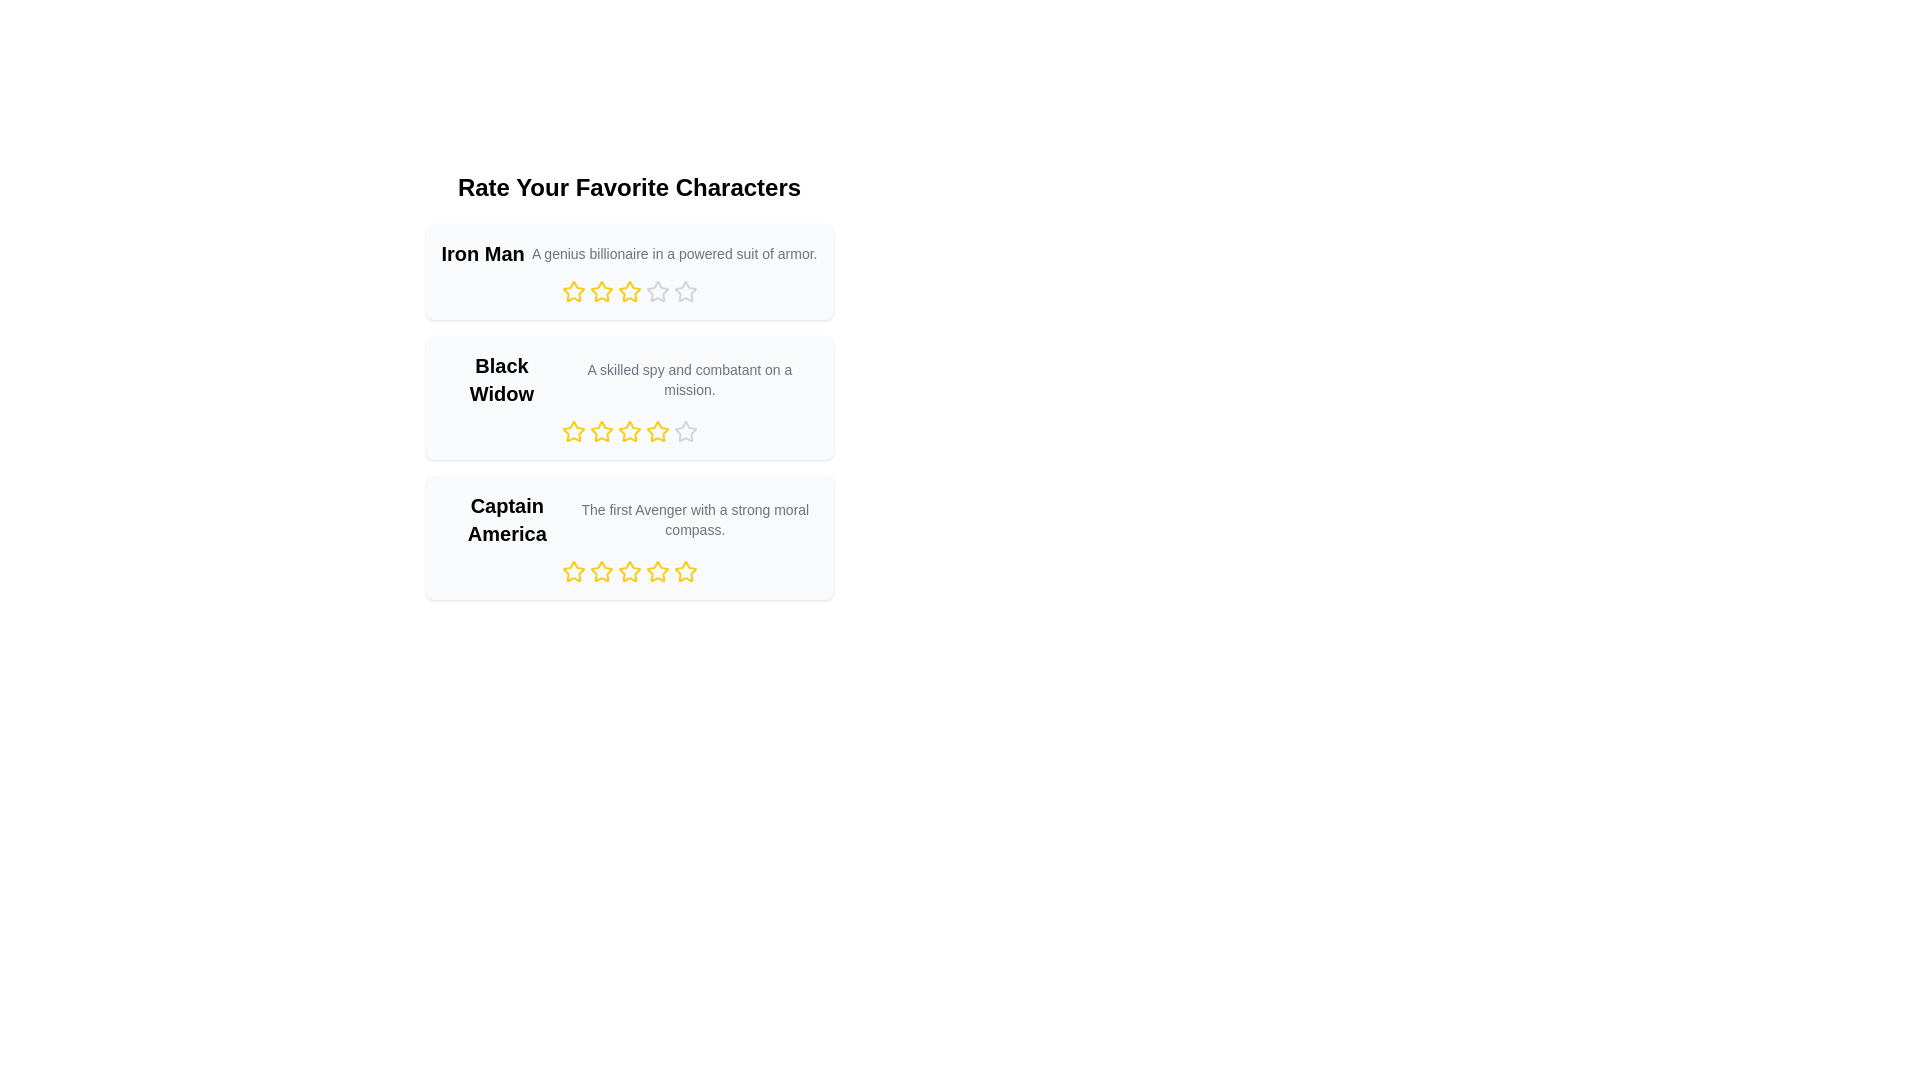 The width and height of the screenshot is (1920, 1080). Describe the element at coordinates (628, 430) in the screenshot. I see `the third star icon from the left` at that location.